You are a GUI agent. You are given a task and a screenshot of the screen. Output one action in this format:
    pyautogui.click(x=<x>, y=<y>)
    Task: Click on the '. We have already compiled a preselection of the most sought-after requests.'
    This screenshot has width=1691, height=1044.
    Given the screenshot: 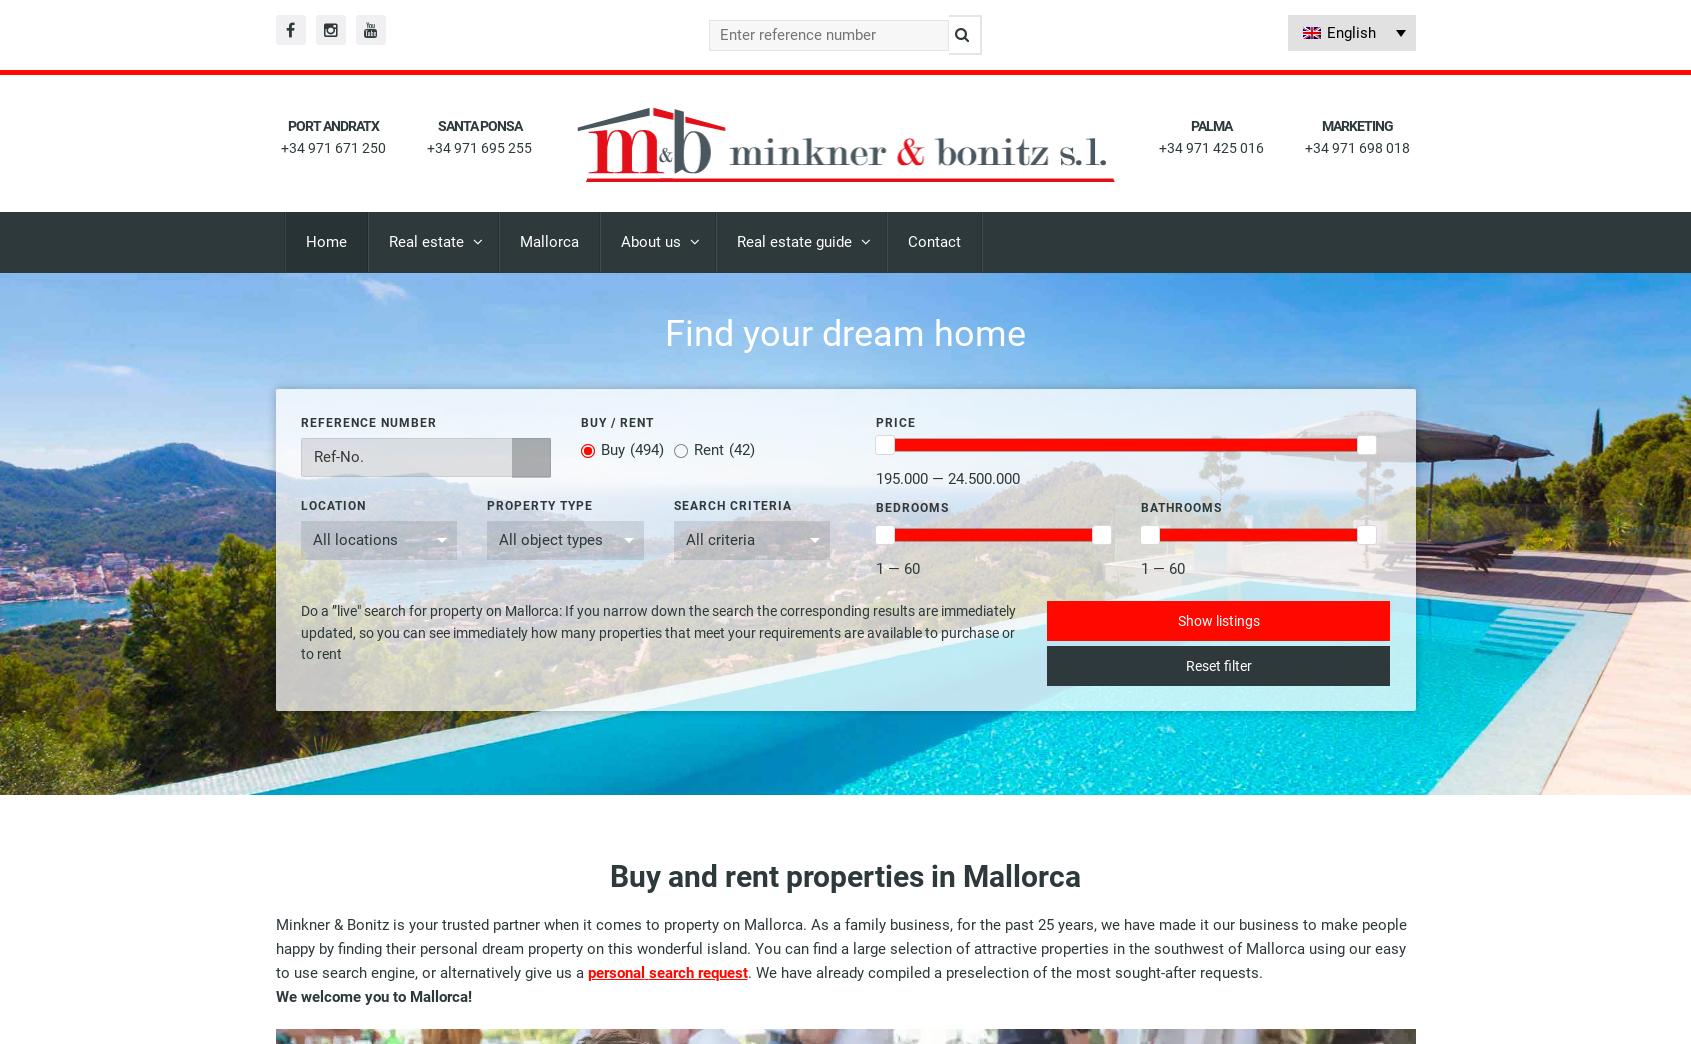 What is the action you would take?
    pyautogui.click(x=1004, y=972)
    